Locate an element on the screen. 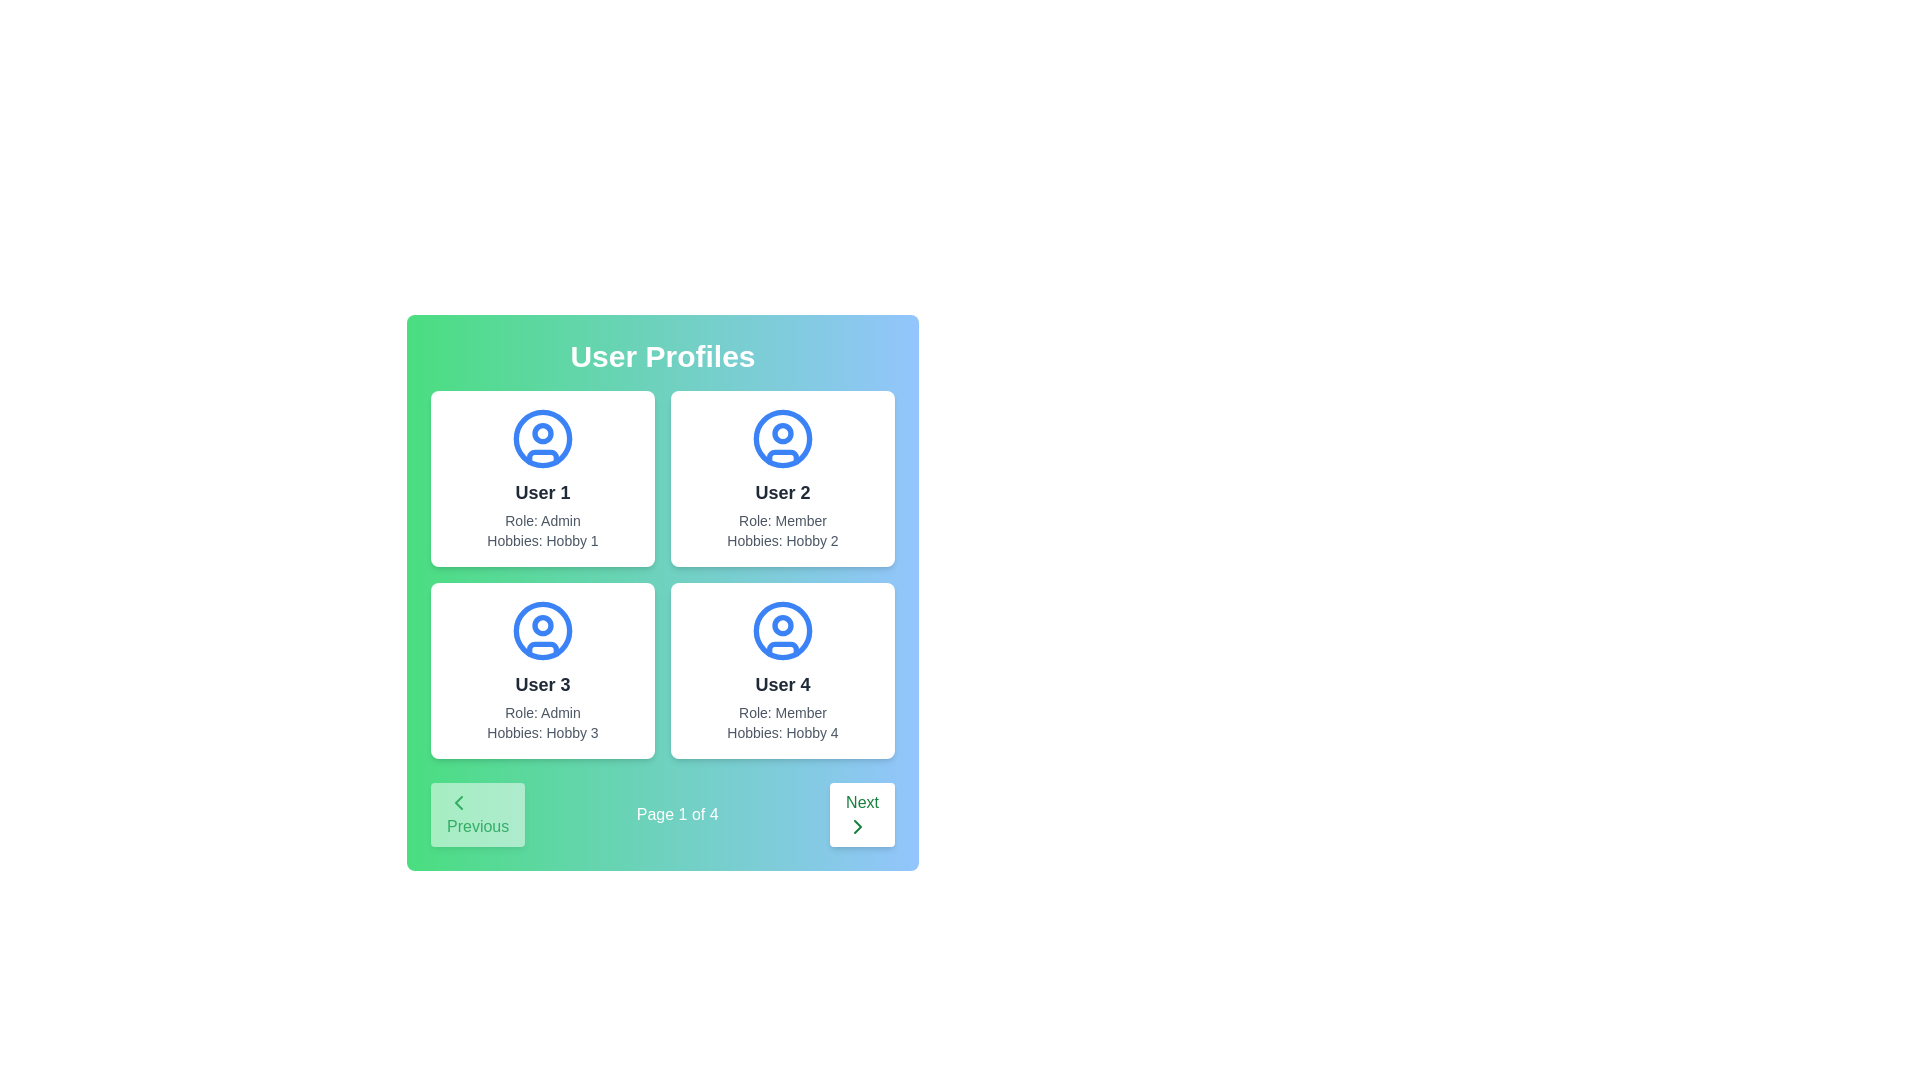  the chevron icon located within the 'Previous' button at the bottom-left of the user interface is located at coordinates (458, 801).